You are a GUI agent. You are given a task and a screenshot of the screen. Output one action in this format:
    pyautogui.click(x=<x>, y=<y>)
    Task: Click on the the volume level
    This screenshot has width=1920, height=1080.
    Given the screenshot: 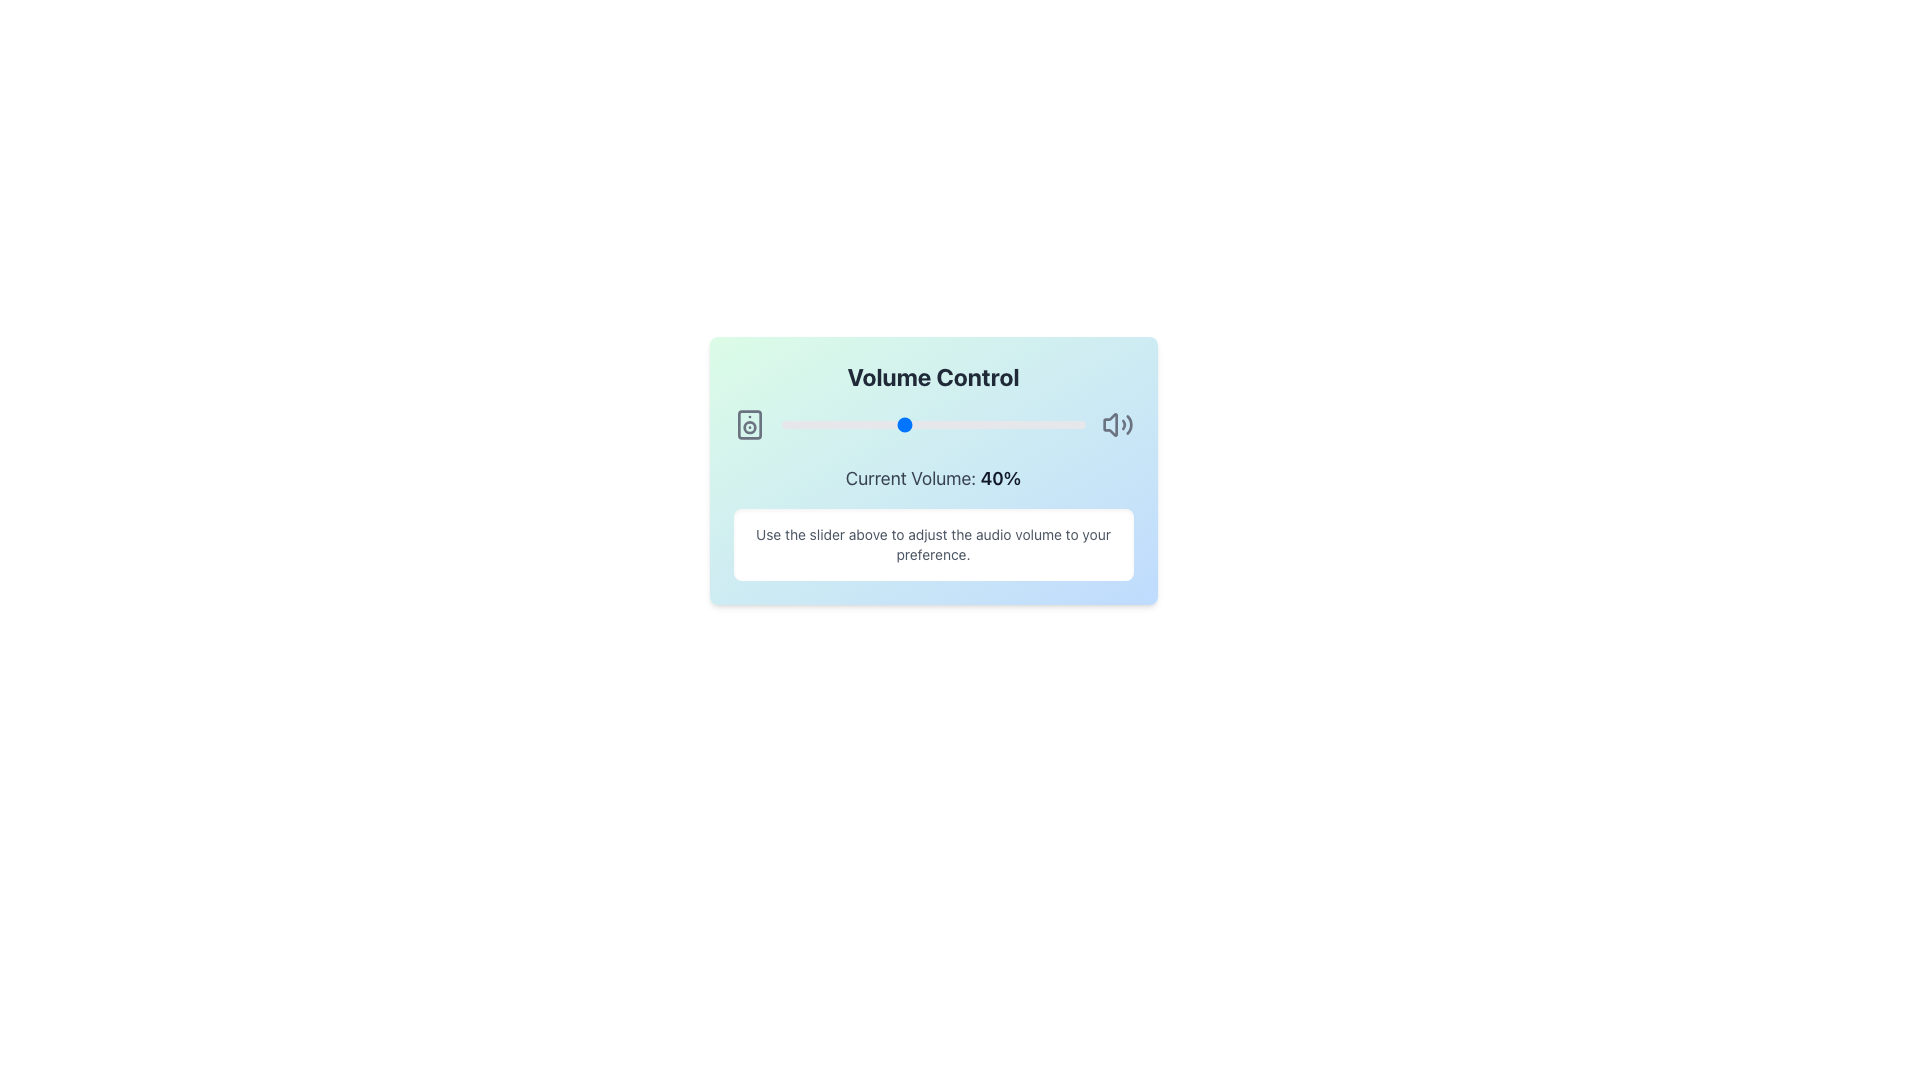 What is the action you would take?
    pyautogui.click(x=869, y=423)
    